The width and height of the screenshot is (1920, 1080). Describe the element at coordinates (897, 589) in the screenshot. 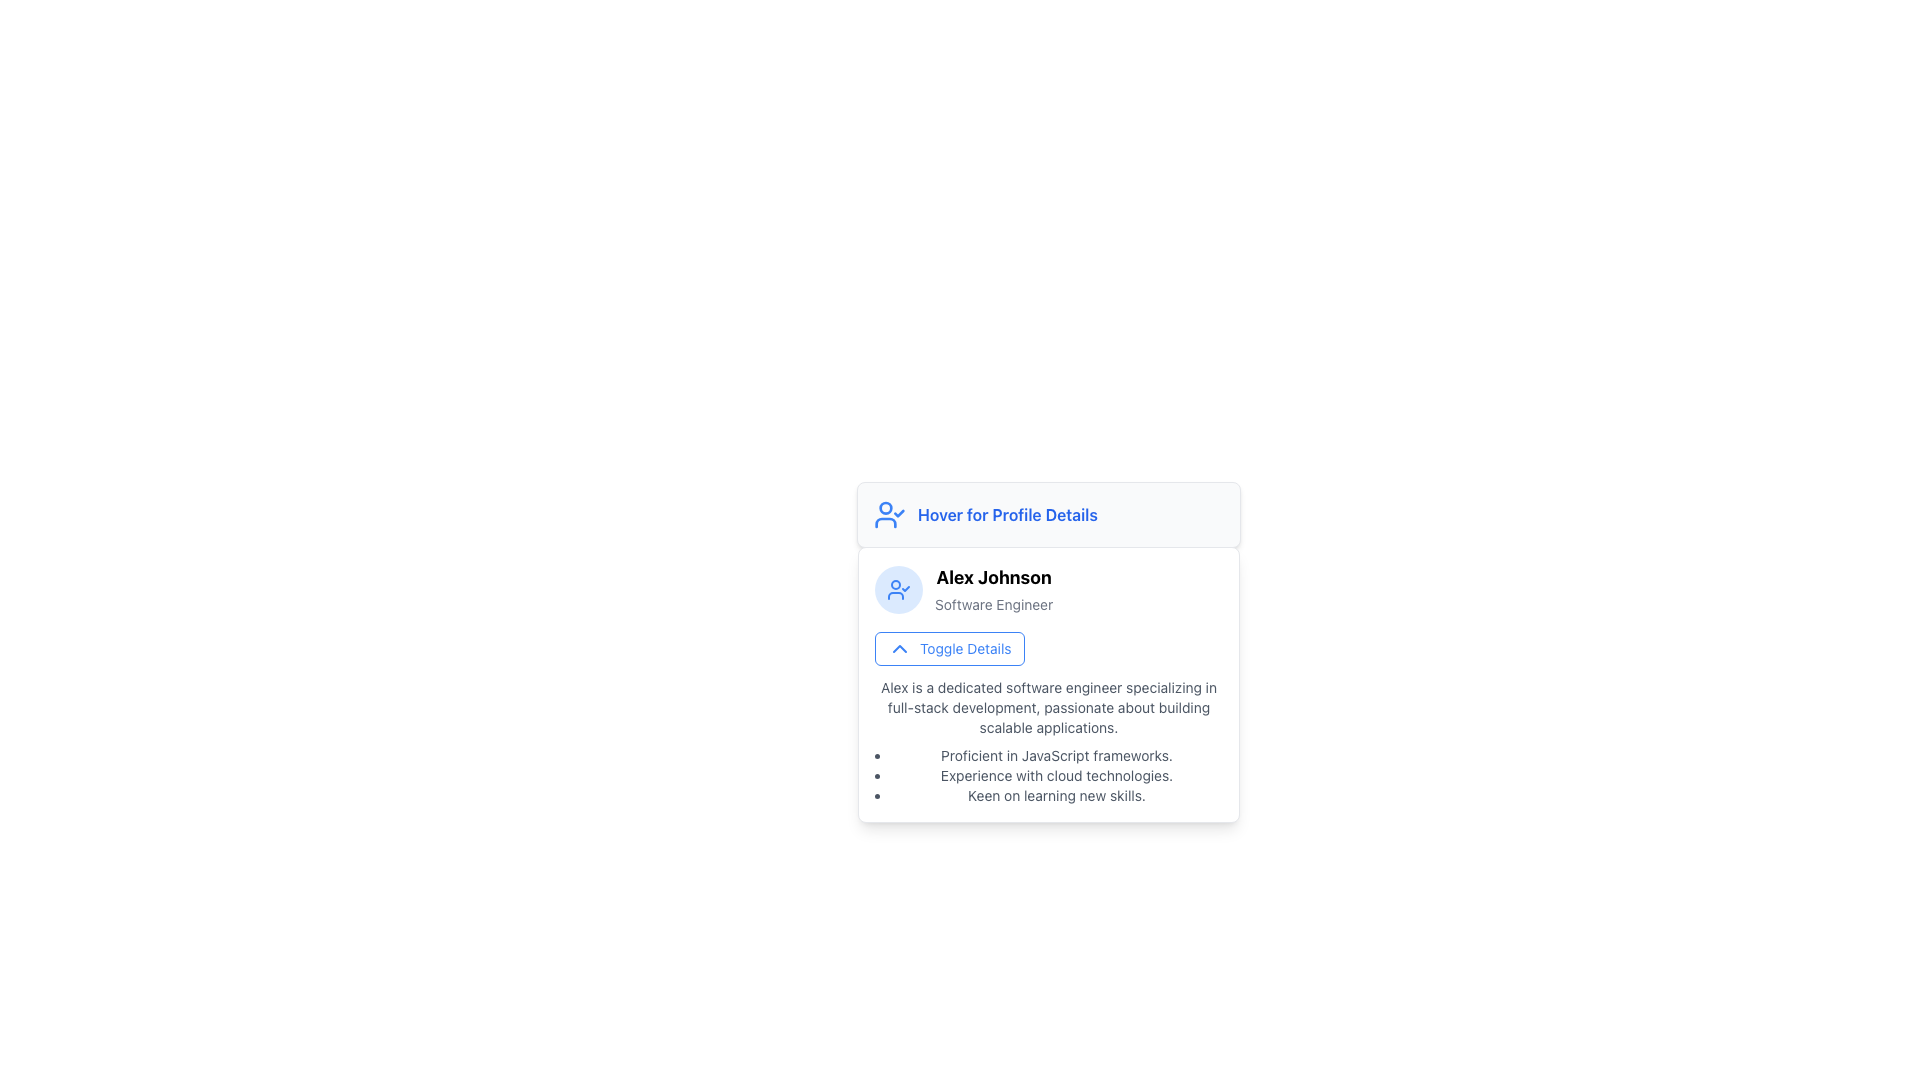

I see `the user silhouette icon with a checkmark in a light blue circular background, located above the name 'Alex Johnson' in the profile card` at that location.